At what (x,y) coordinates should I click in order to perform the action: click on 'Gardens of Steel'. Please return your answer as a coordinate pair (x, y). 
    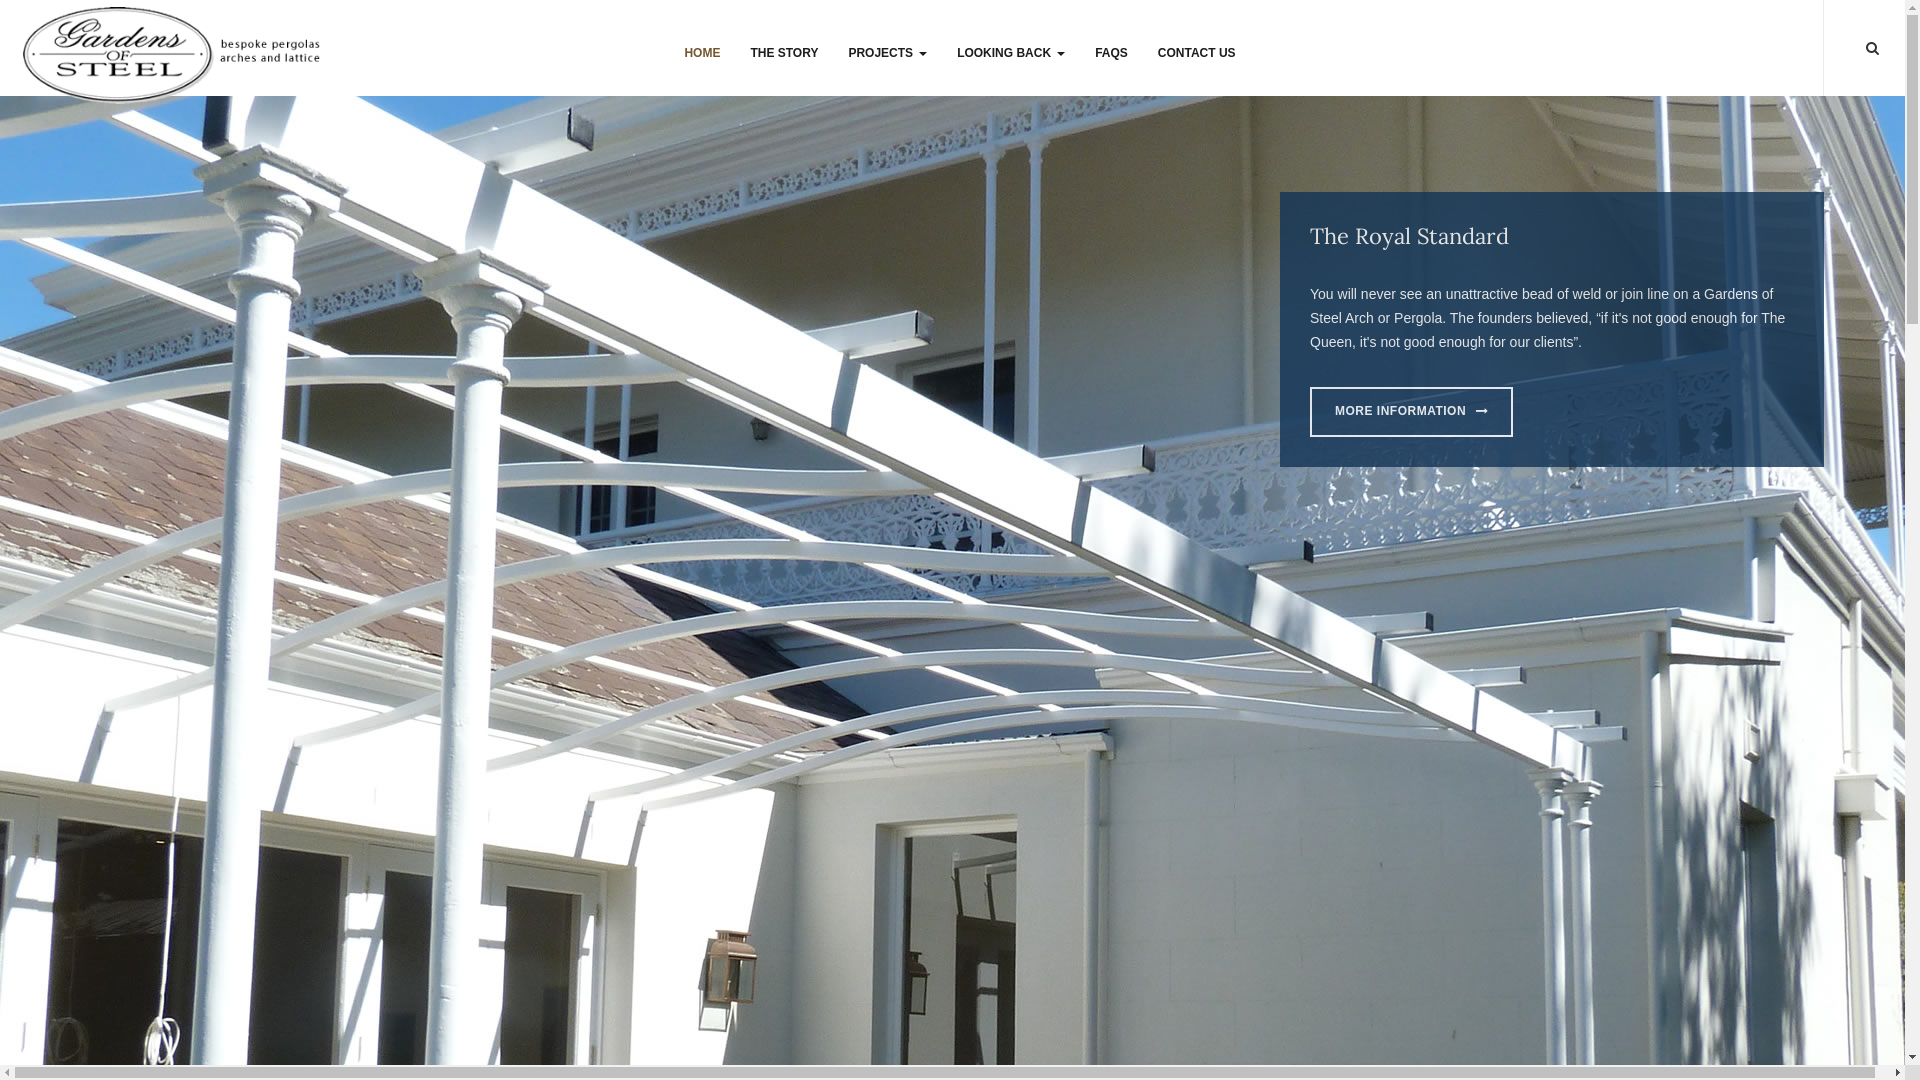
    Looking at the image, I should click on (174, 50).